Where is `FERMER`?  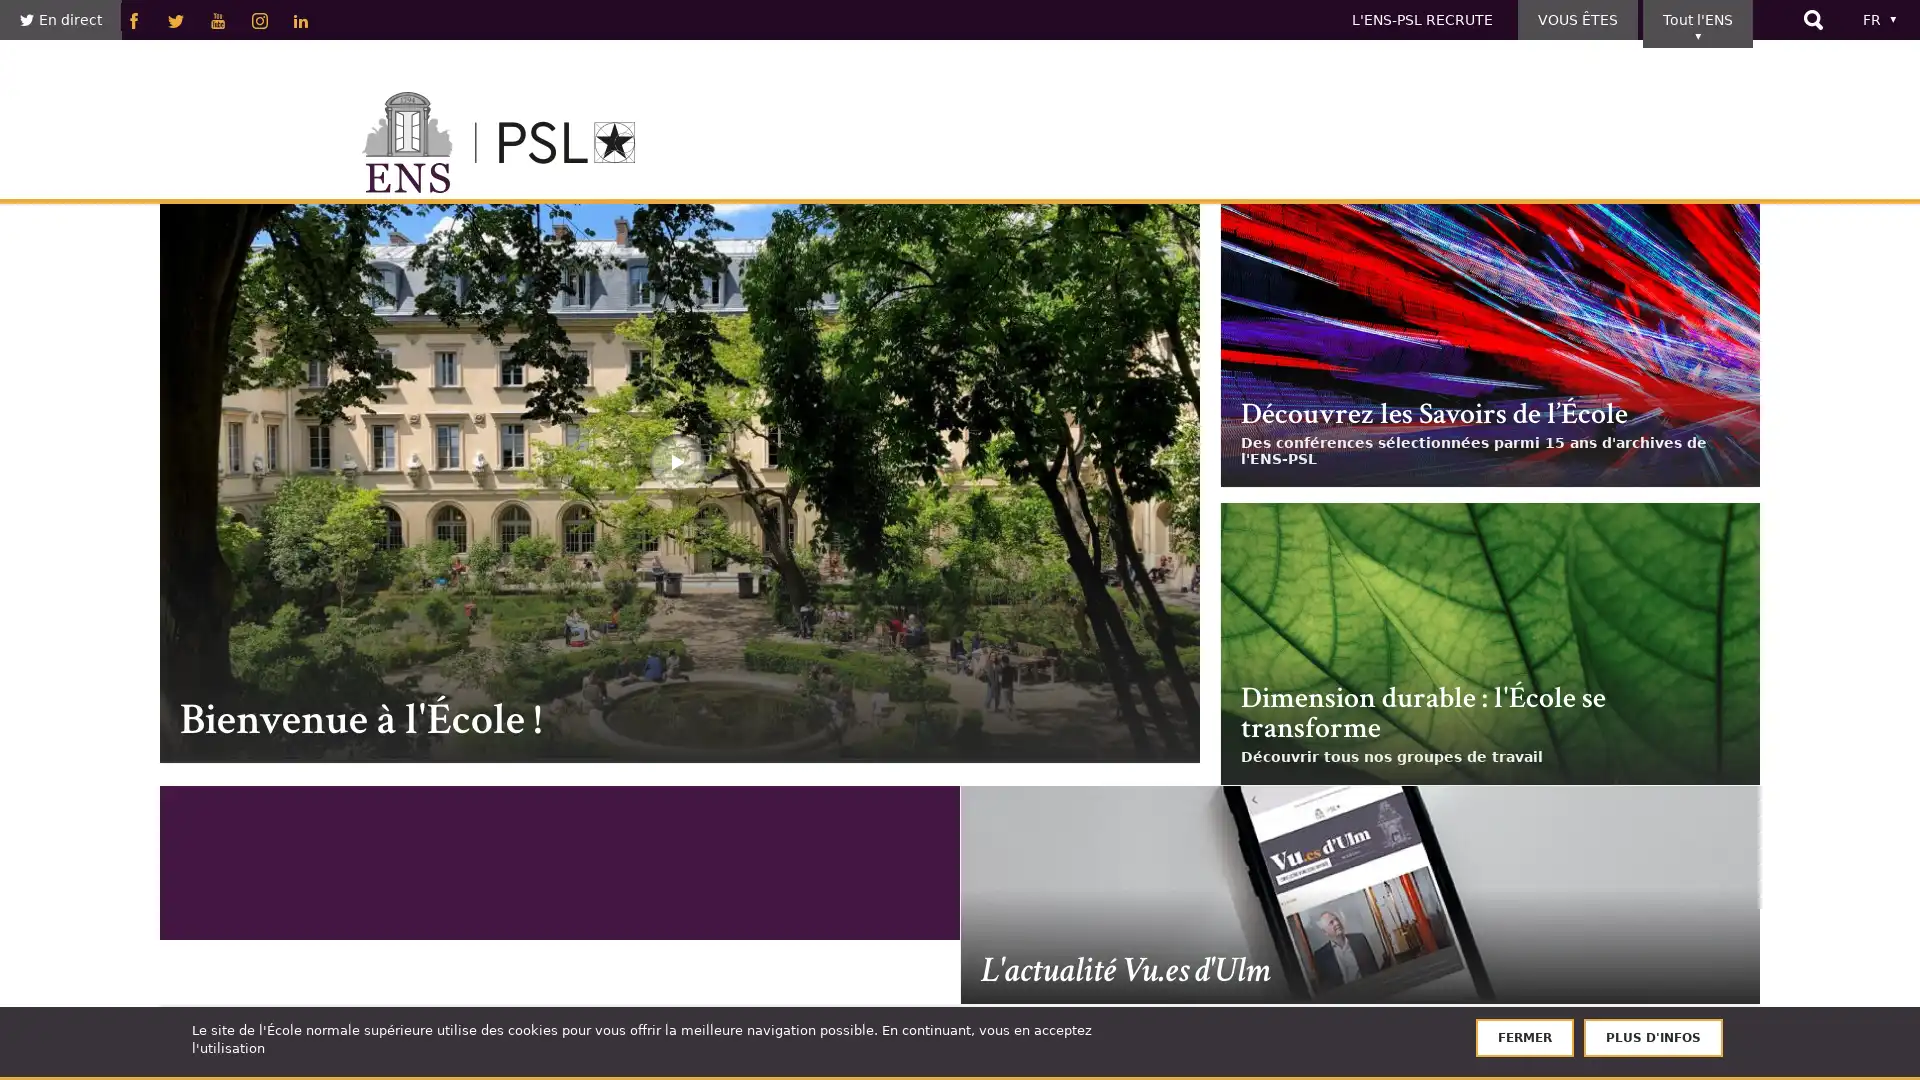
FERMER is located at coordinates (1524, 1036).